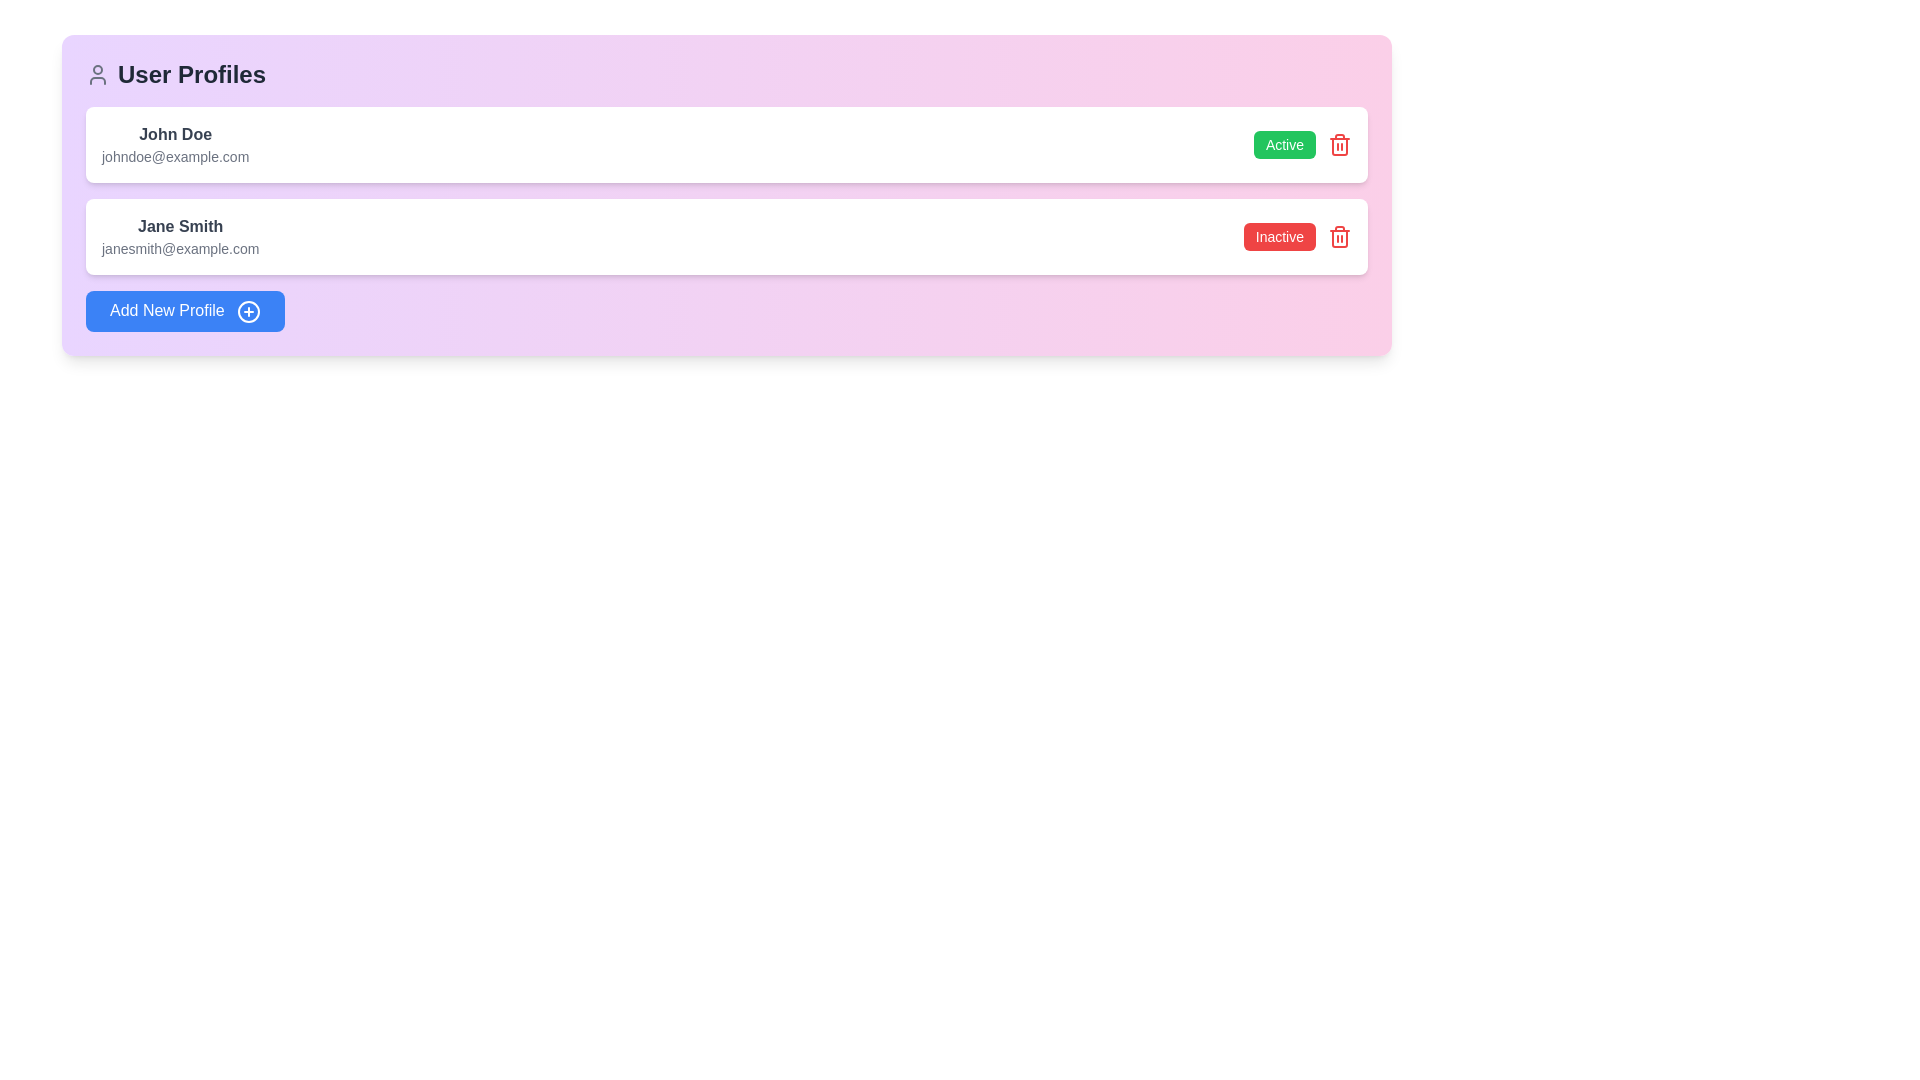 This screenshot has height=1080, width=1920. I want to click on the text label displaying the email address for user 'Jane Smith', which is located beneath the name text in the second user profile card, so click(180, 248).